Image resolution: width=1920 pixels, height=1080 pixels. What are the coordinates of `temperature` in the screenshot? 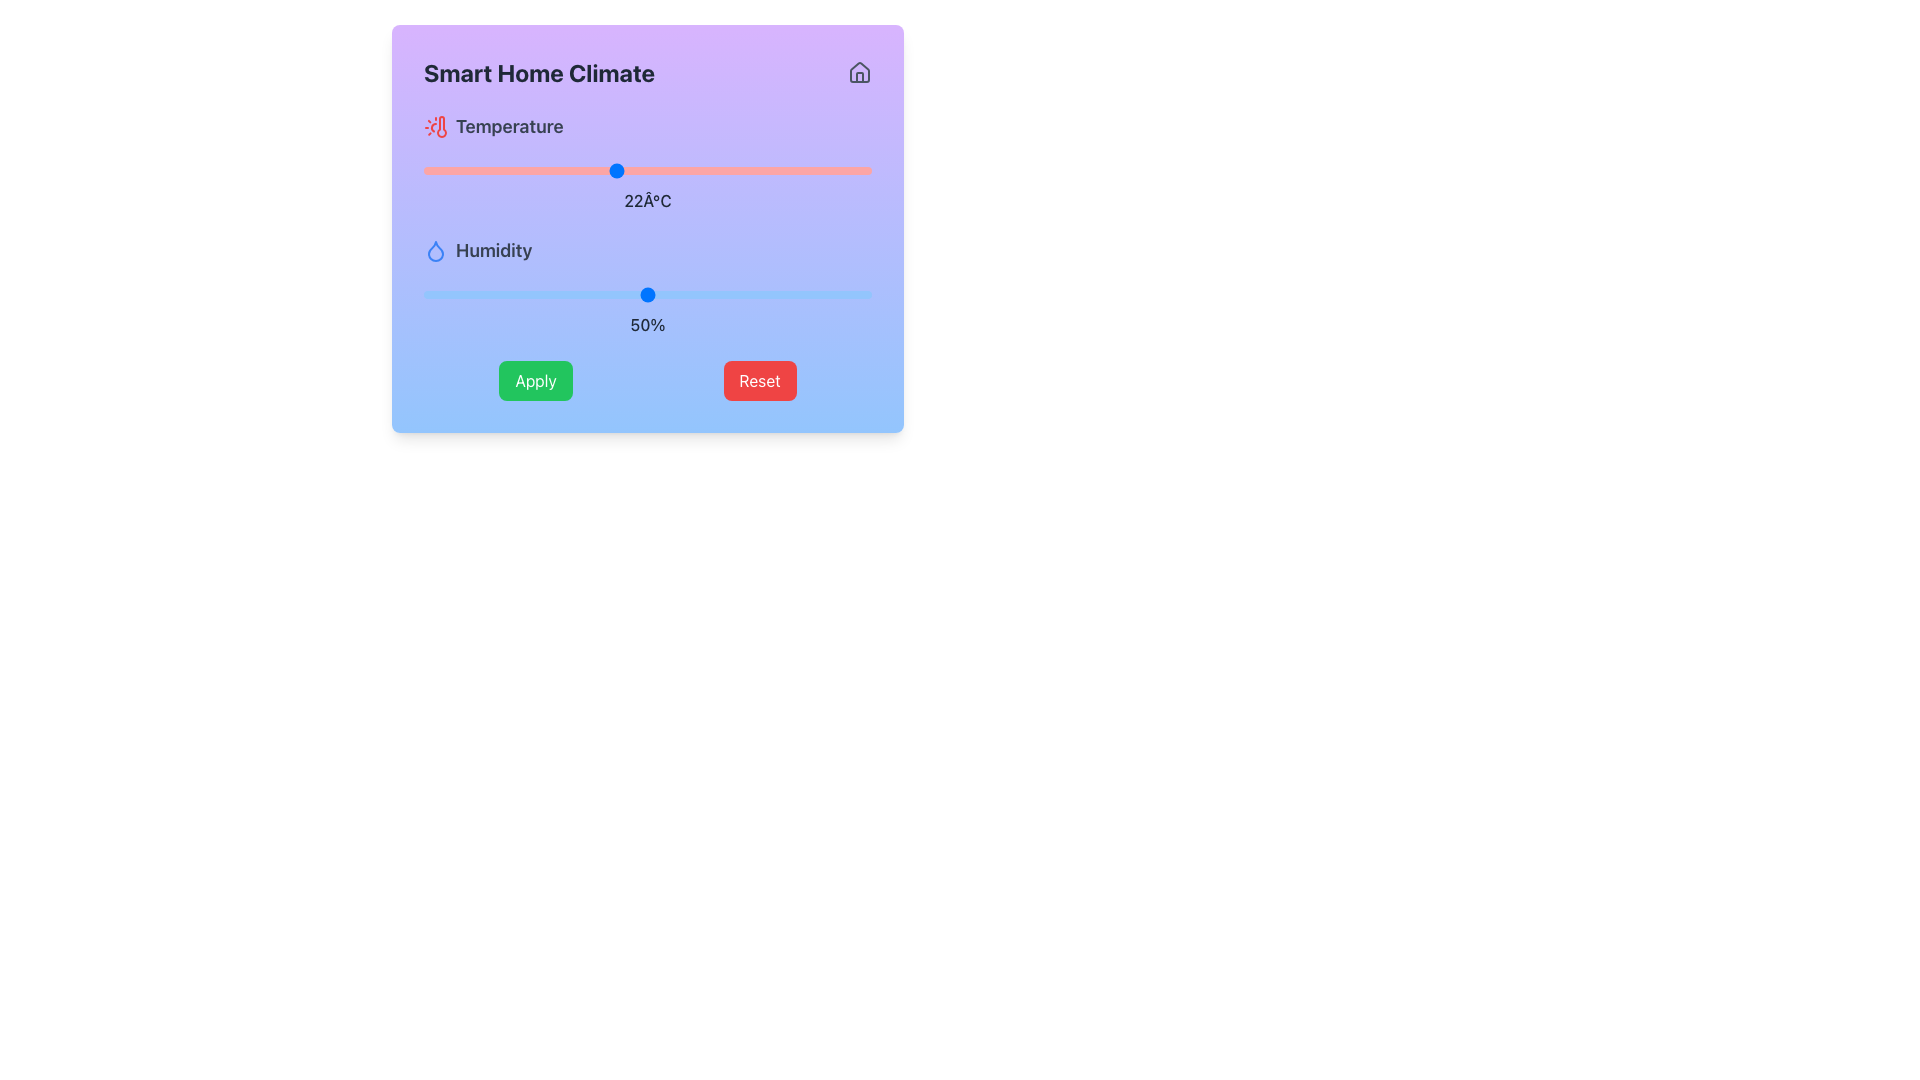 It's located at (807, 169).